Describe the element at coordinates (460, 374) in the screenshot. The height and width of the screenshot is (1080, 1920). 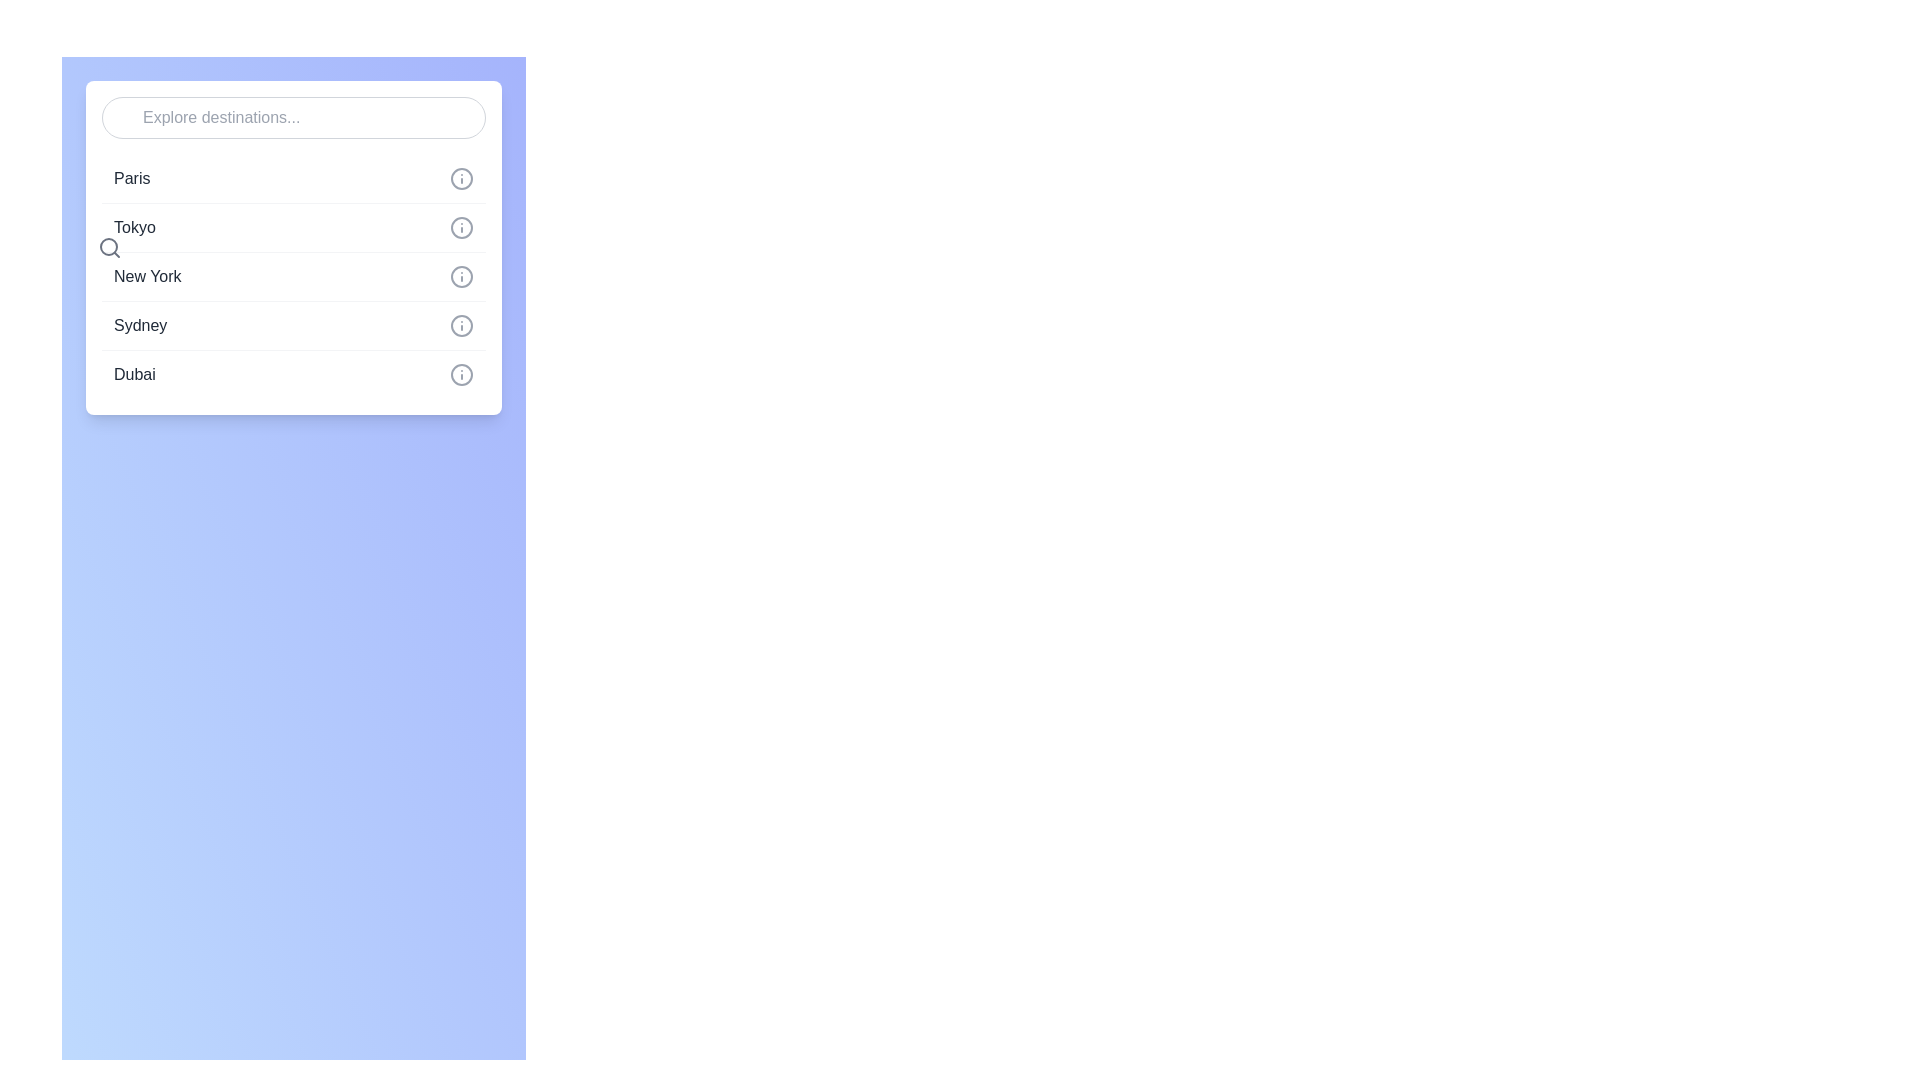
I see `the circular informational icon next to the 'Dubai' list item` at that location.